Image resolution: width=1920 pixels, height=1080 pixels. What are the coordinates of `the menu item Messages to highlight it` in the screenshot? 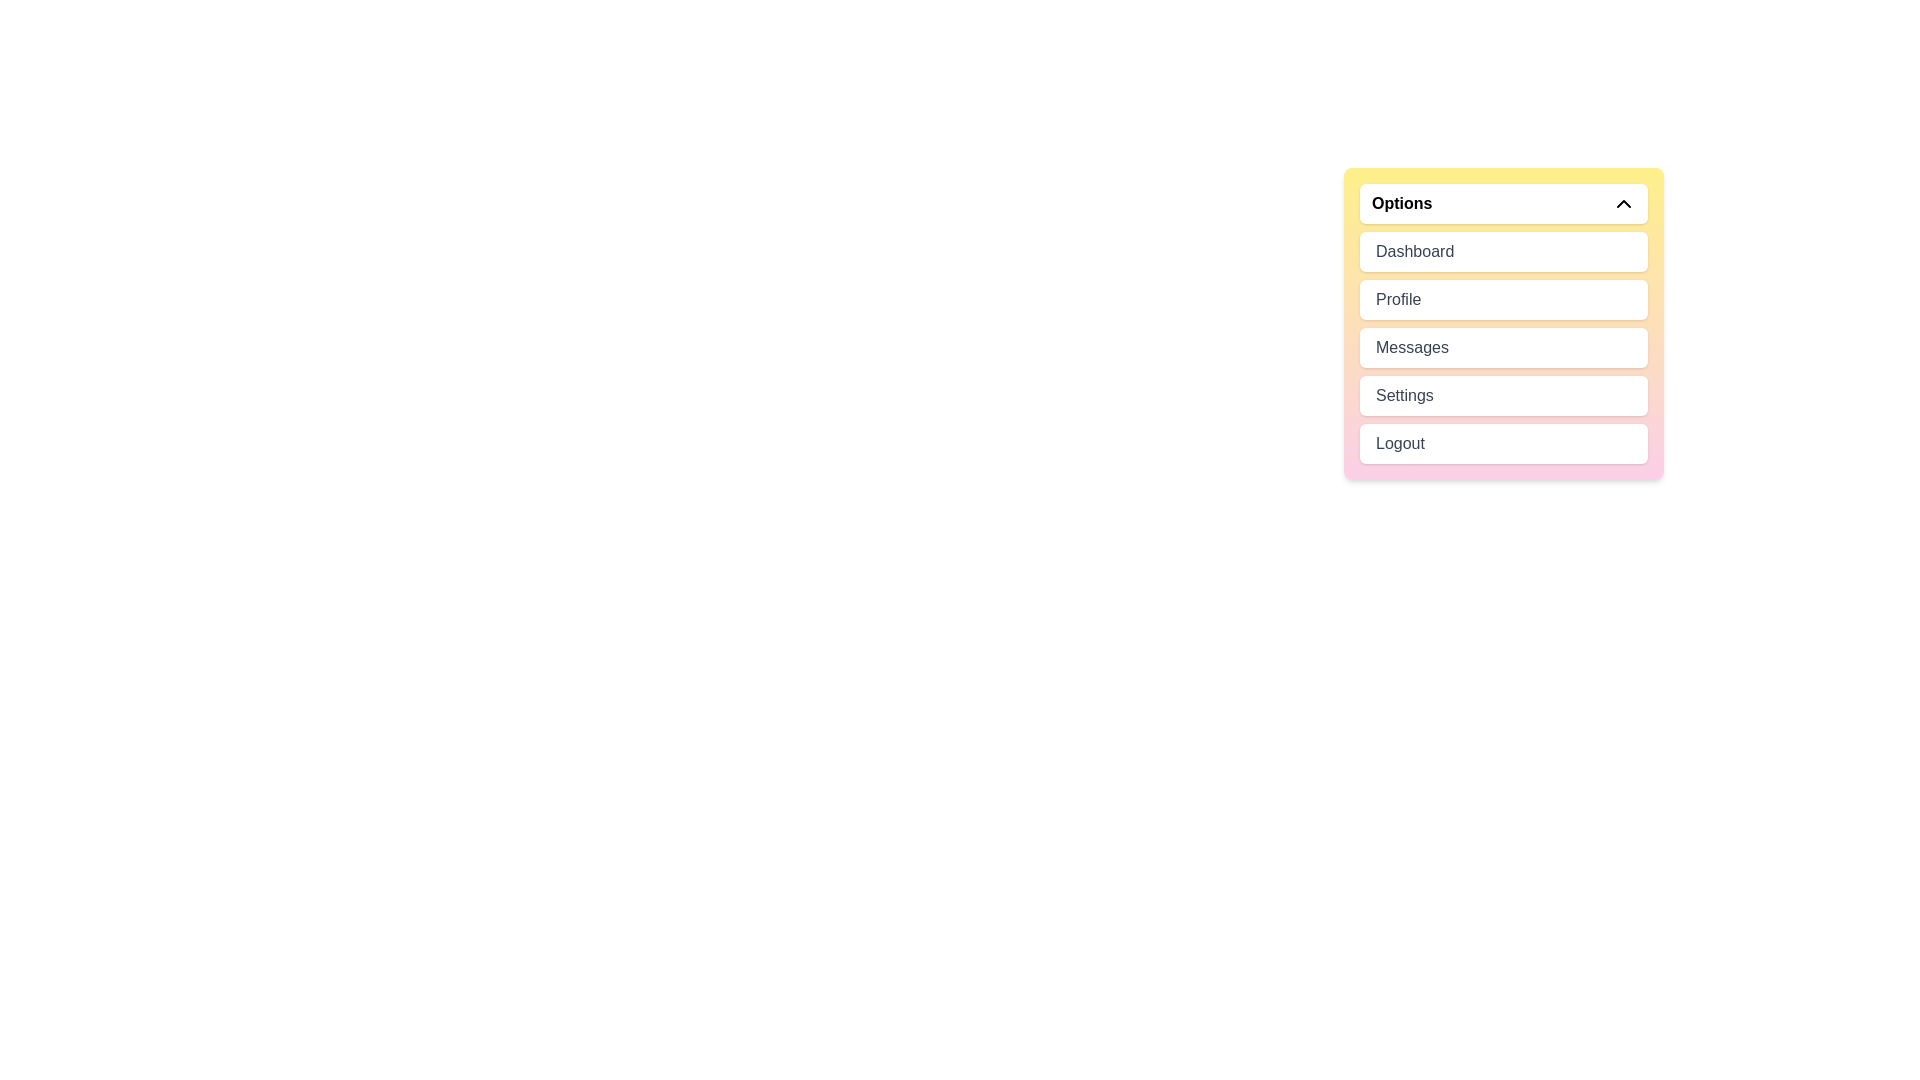 It's located at (1503, 346).